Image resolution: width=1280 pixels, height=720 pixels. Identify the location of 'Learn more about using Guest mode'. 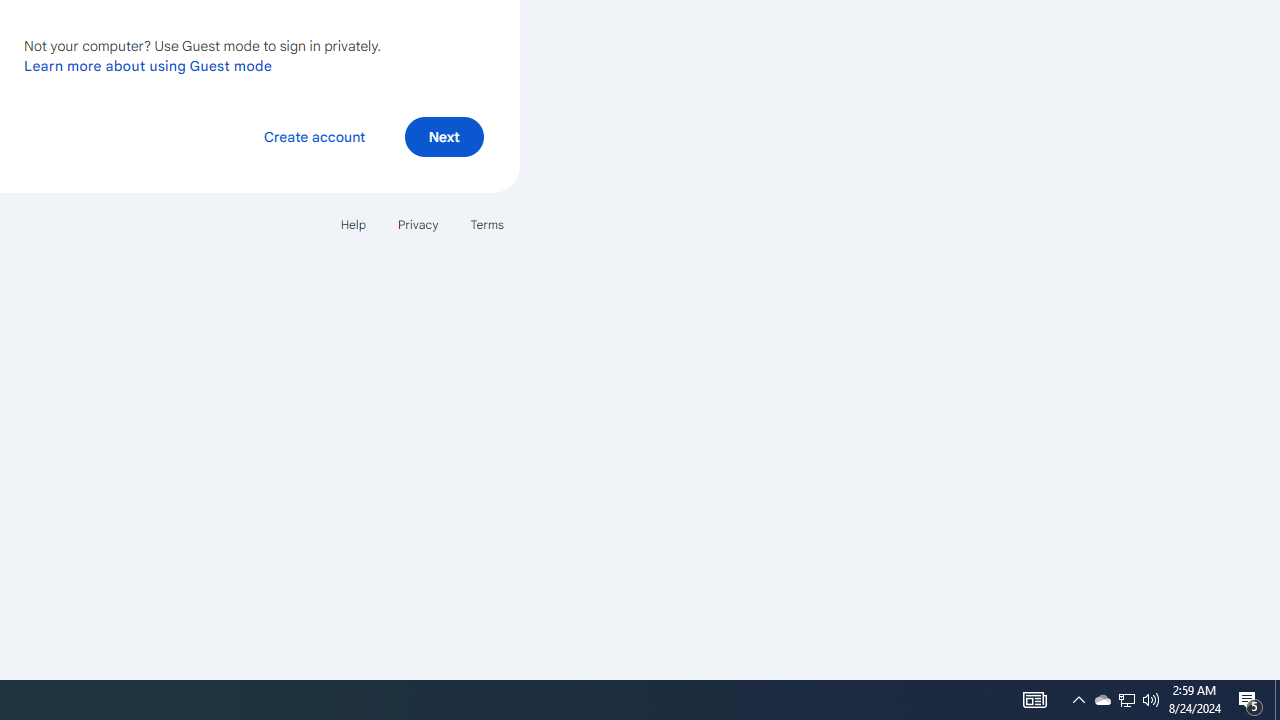
(147, 64).